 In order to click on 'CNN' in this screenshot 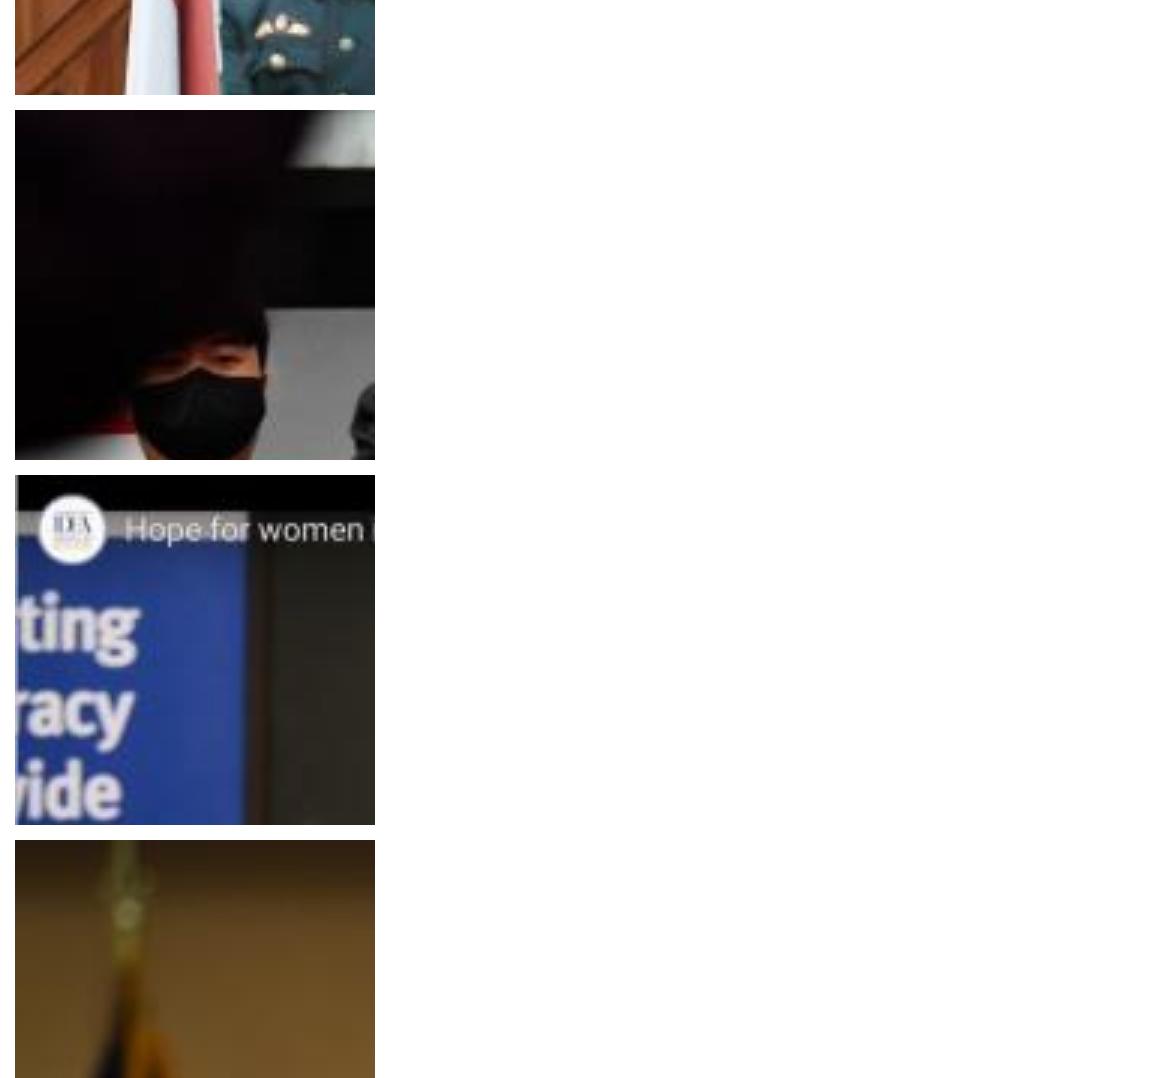, I will do `click(47, 863)`.